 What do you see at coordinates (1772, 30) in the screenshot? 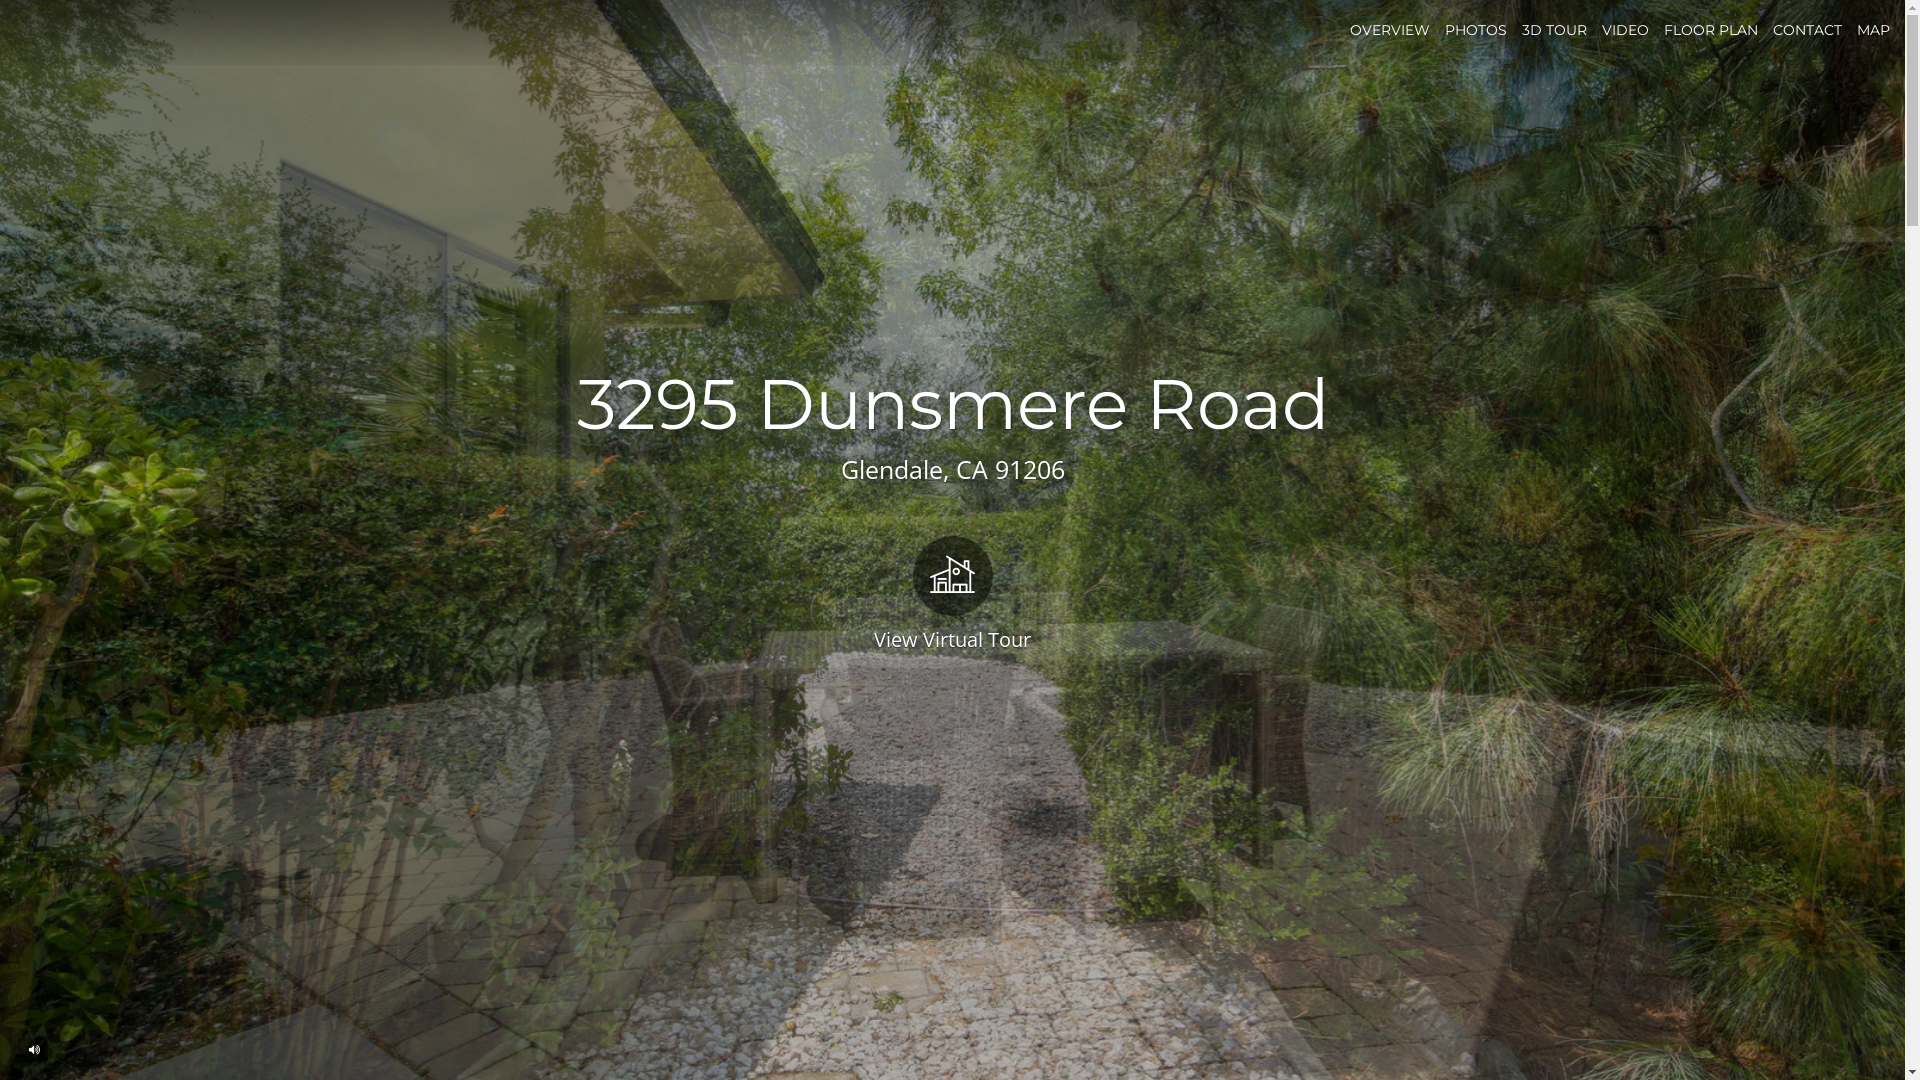
I see `'CONTACT'` at bounding box center [1772, 30].